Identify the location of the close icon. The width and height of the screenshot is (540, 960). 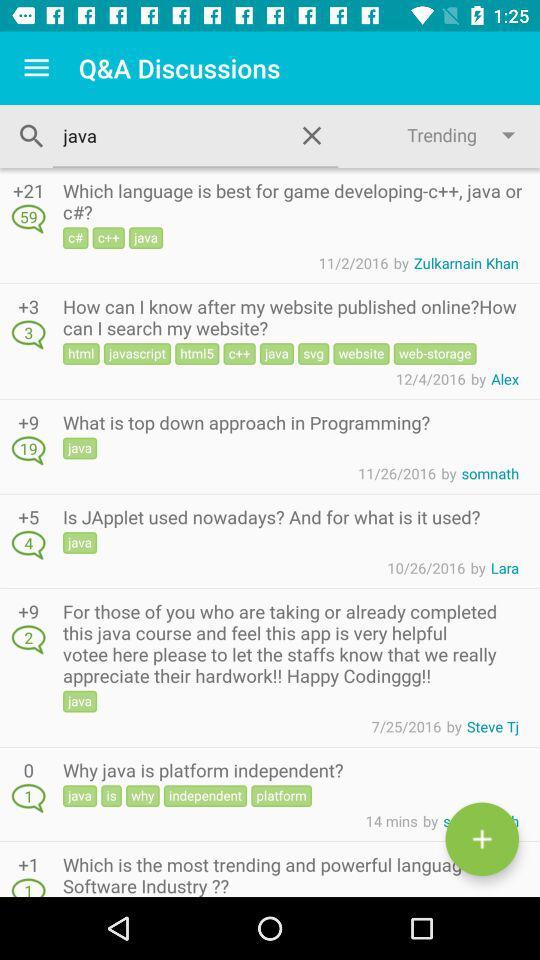
(312, 134).